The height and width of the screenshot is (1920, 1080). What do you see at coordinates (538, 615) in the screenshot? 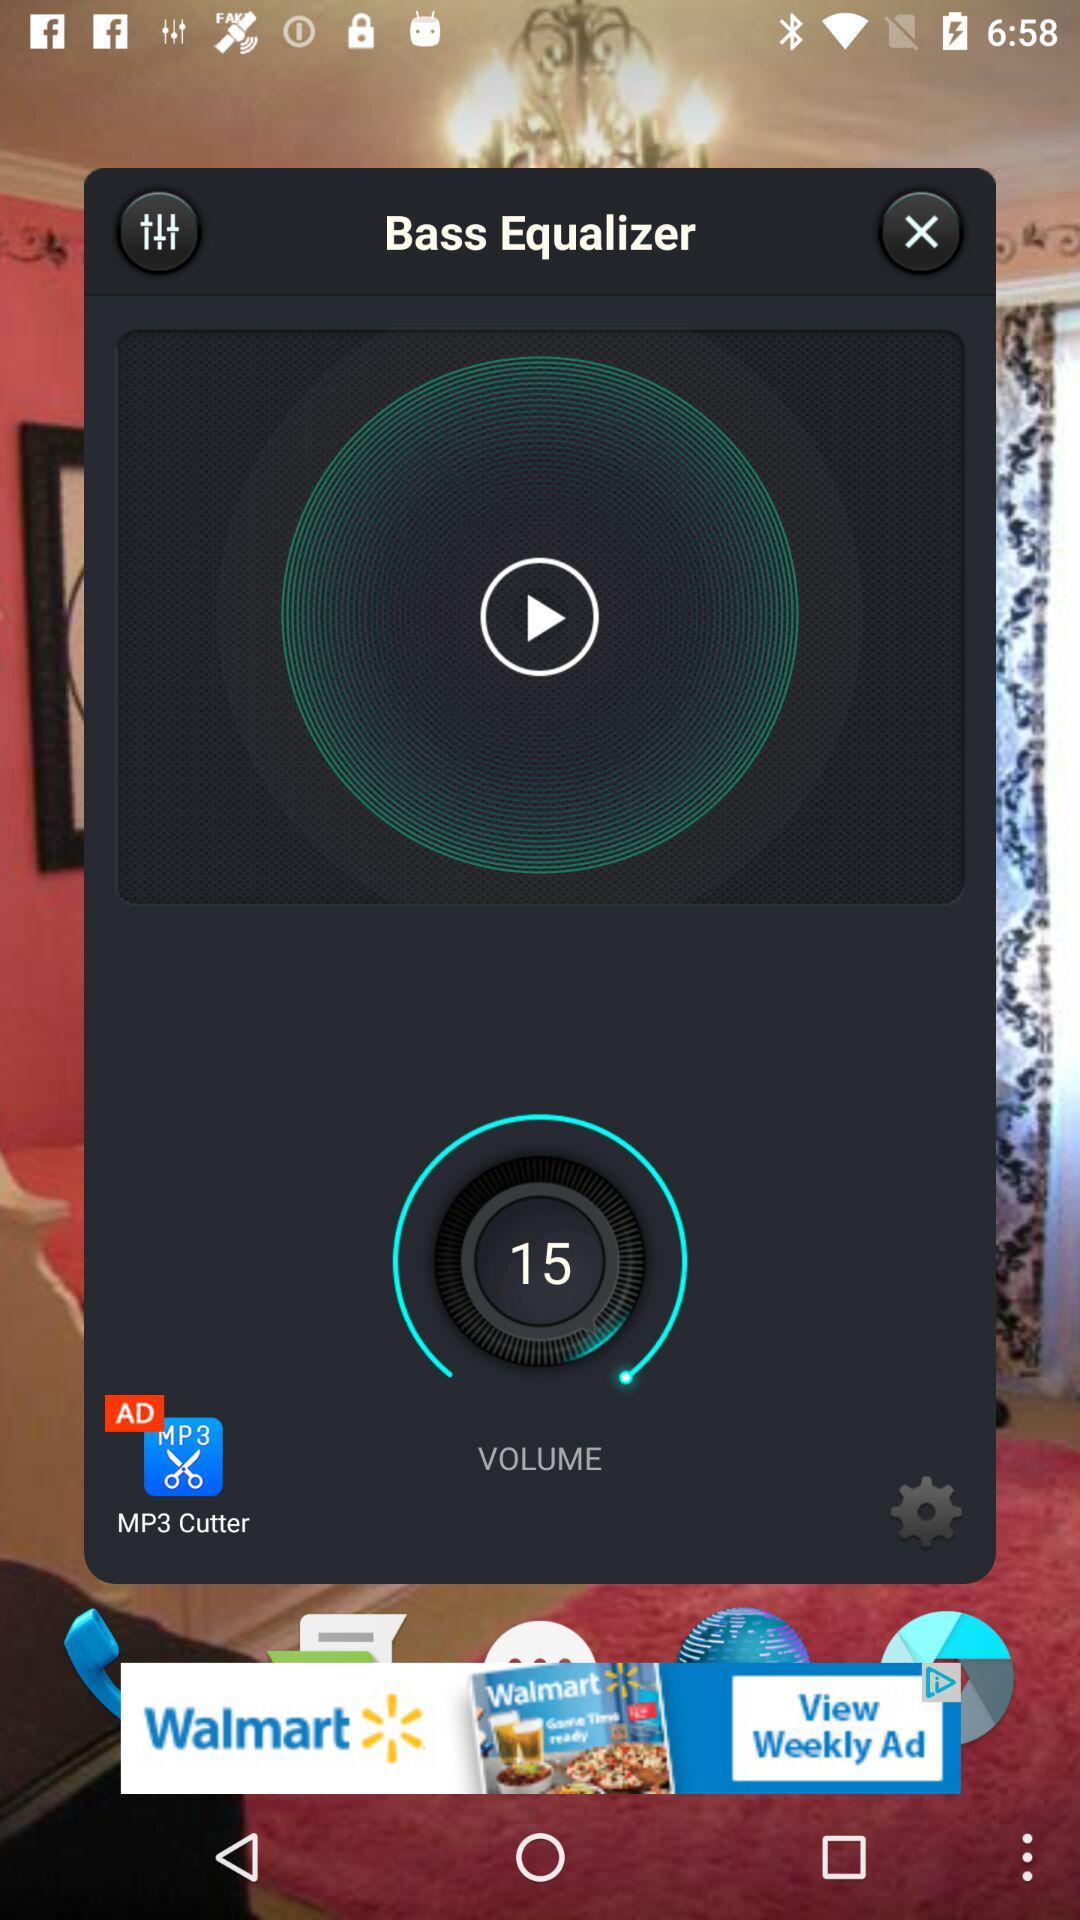
I see `the play icon` at bounding box center [538, 615].